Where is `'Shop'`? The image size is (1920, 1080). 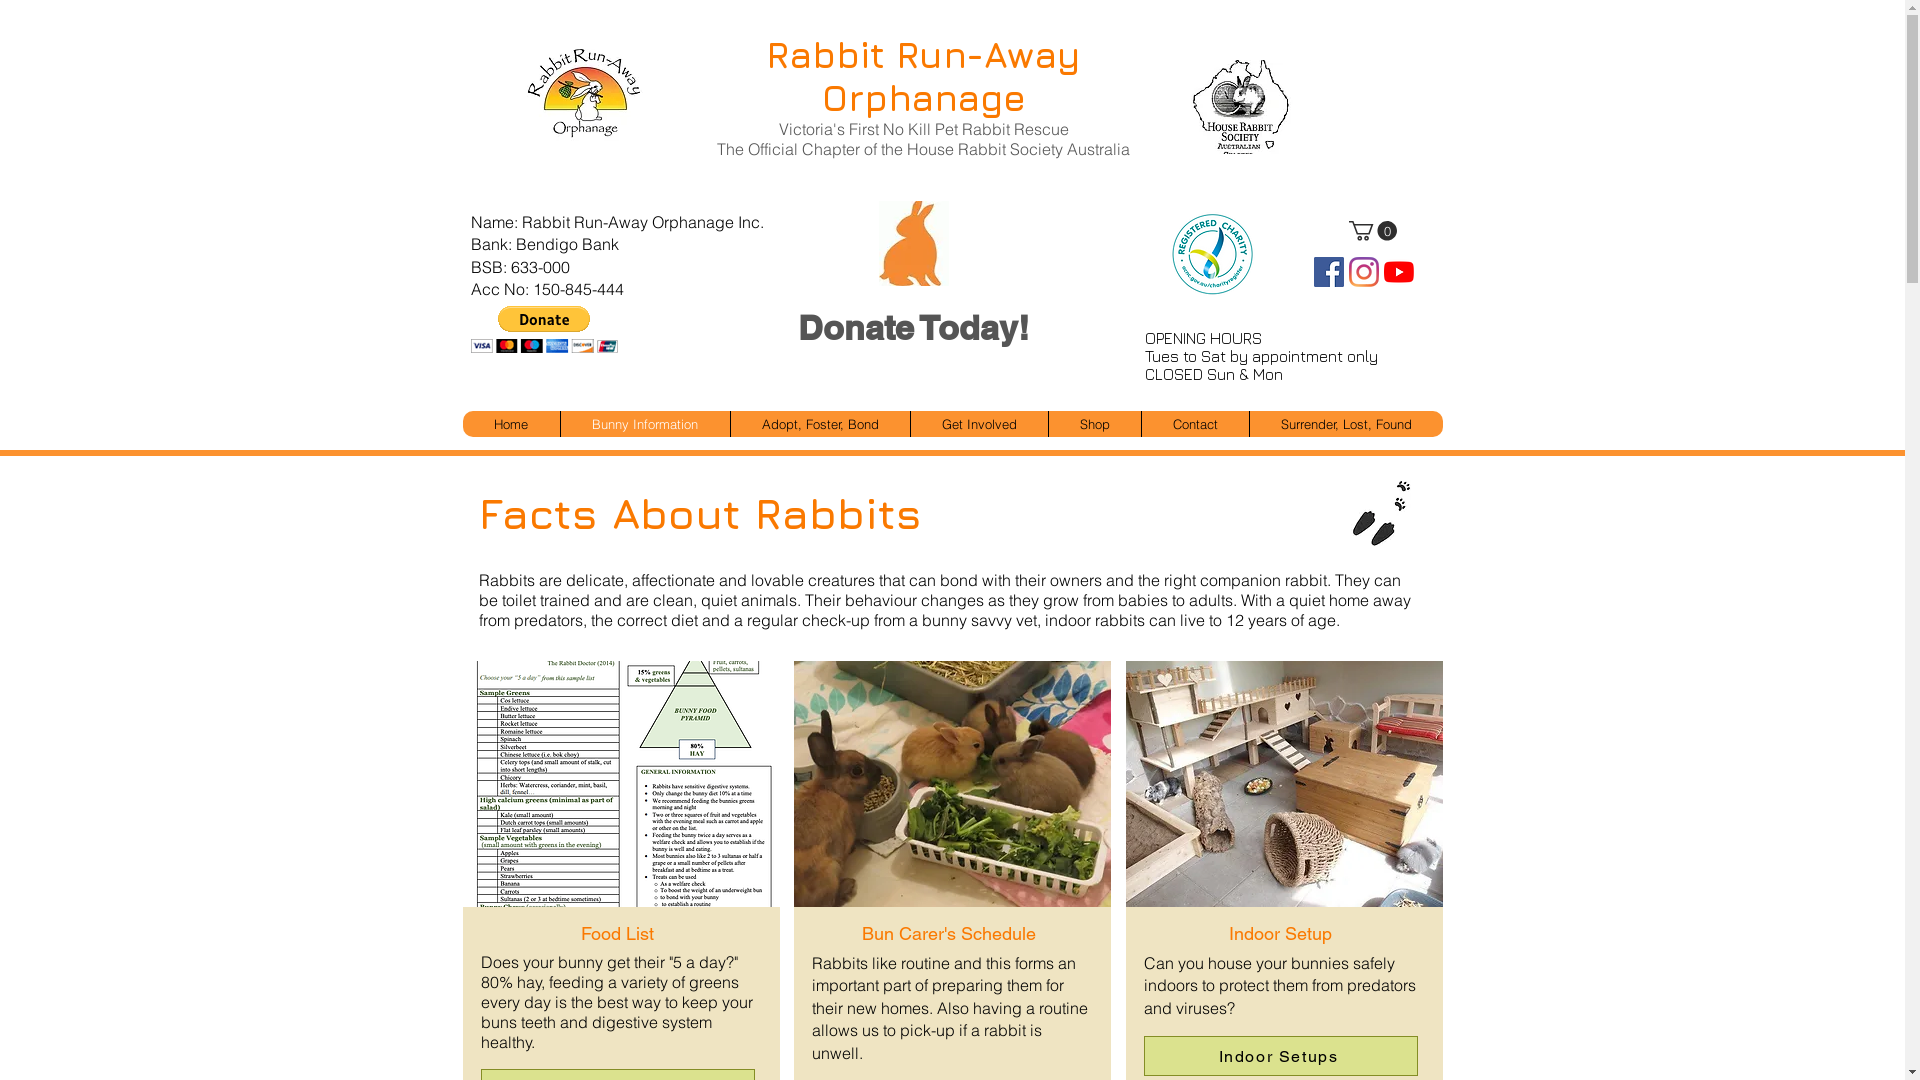 'Shop' is located at coordinates (1093, 423).